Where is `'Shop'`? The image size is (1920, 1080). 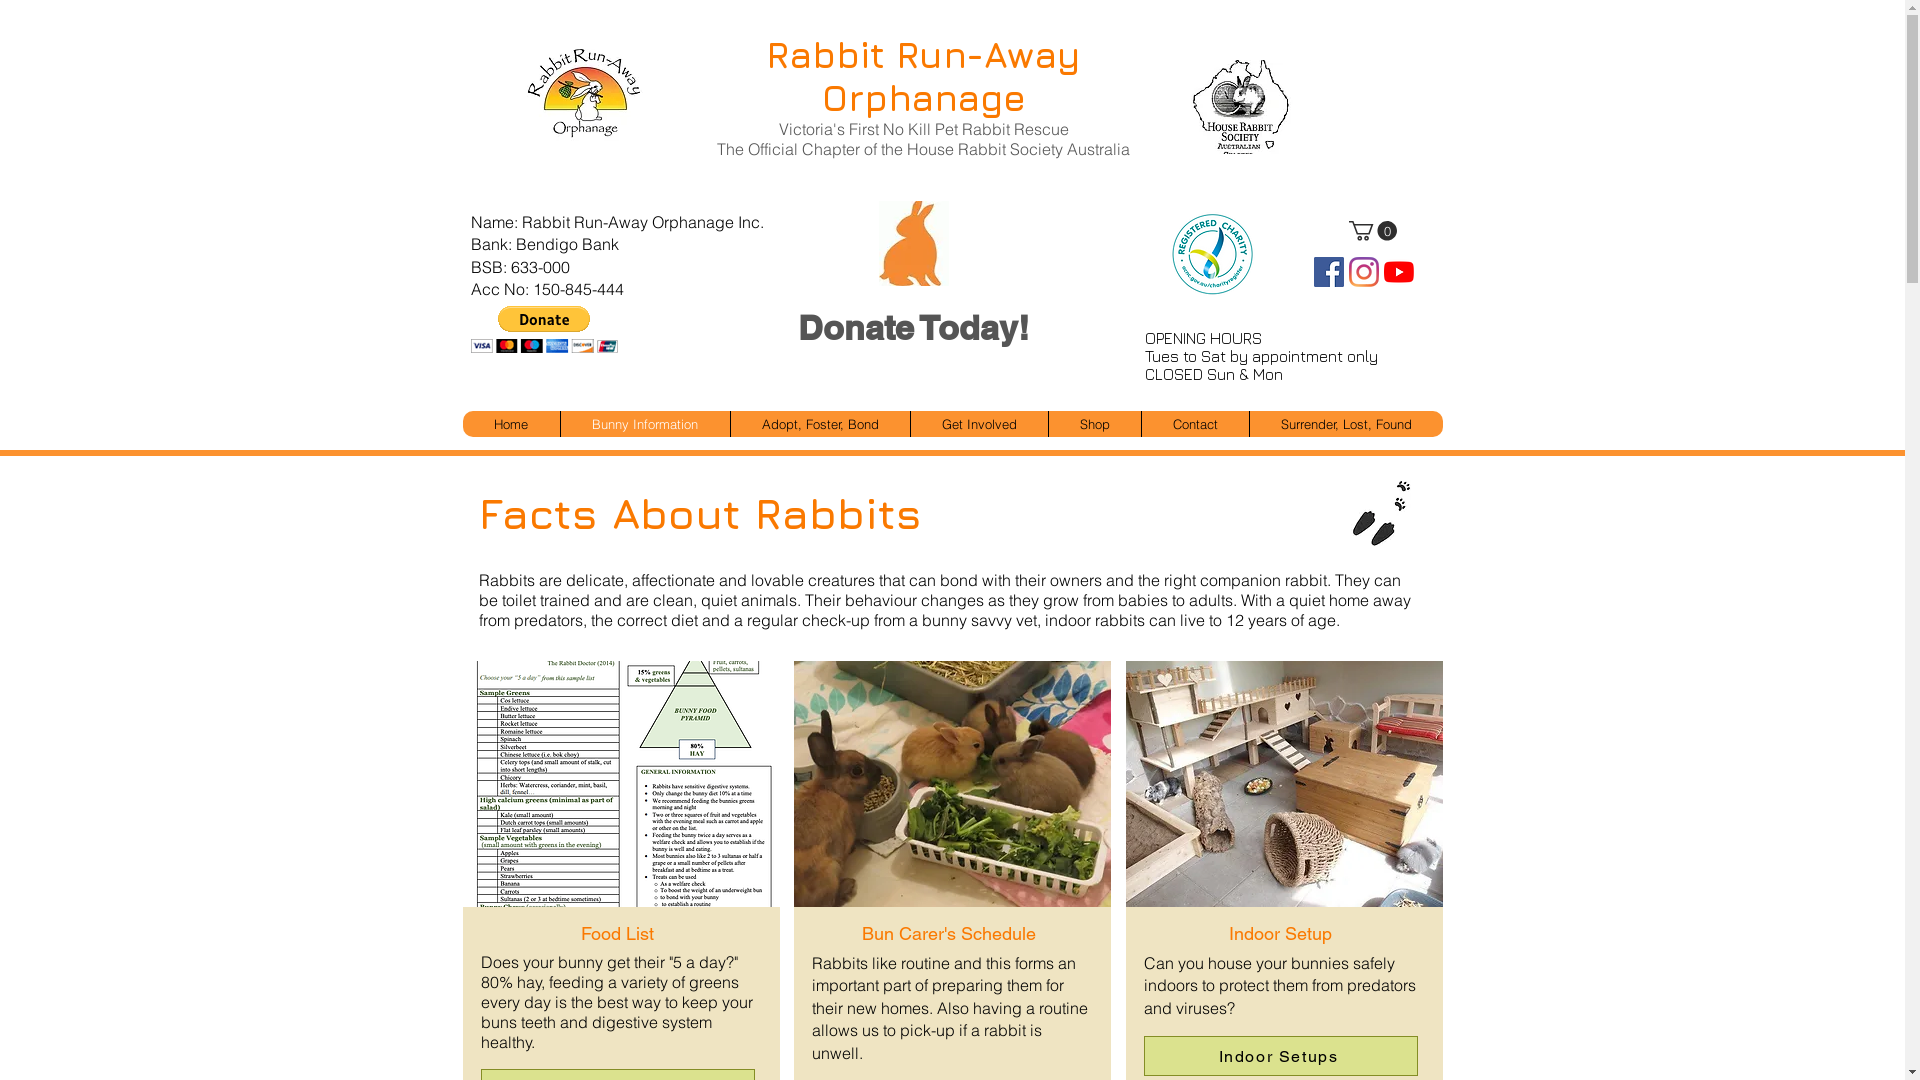 'Shop' is located at coordinates (1093, 423).